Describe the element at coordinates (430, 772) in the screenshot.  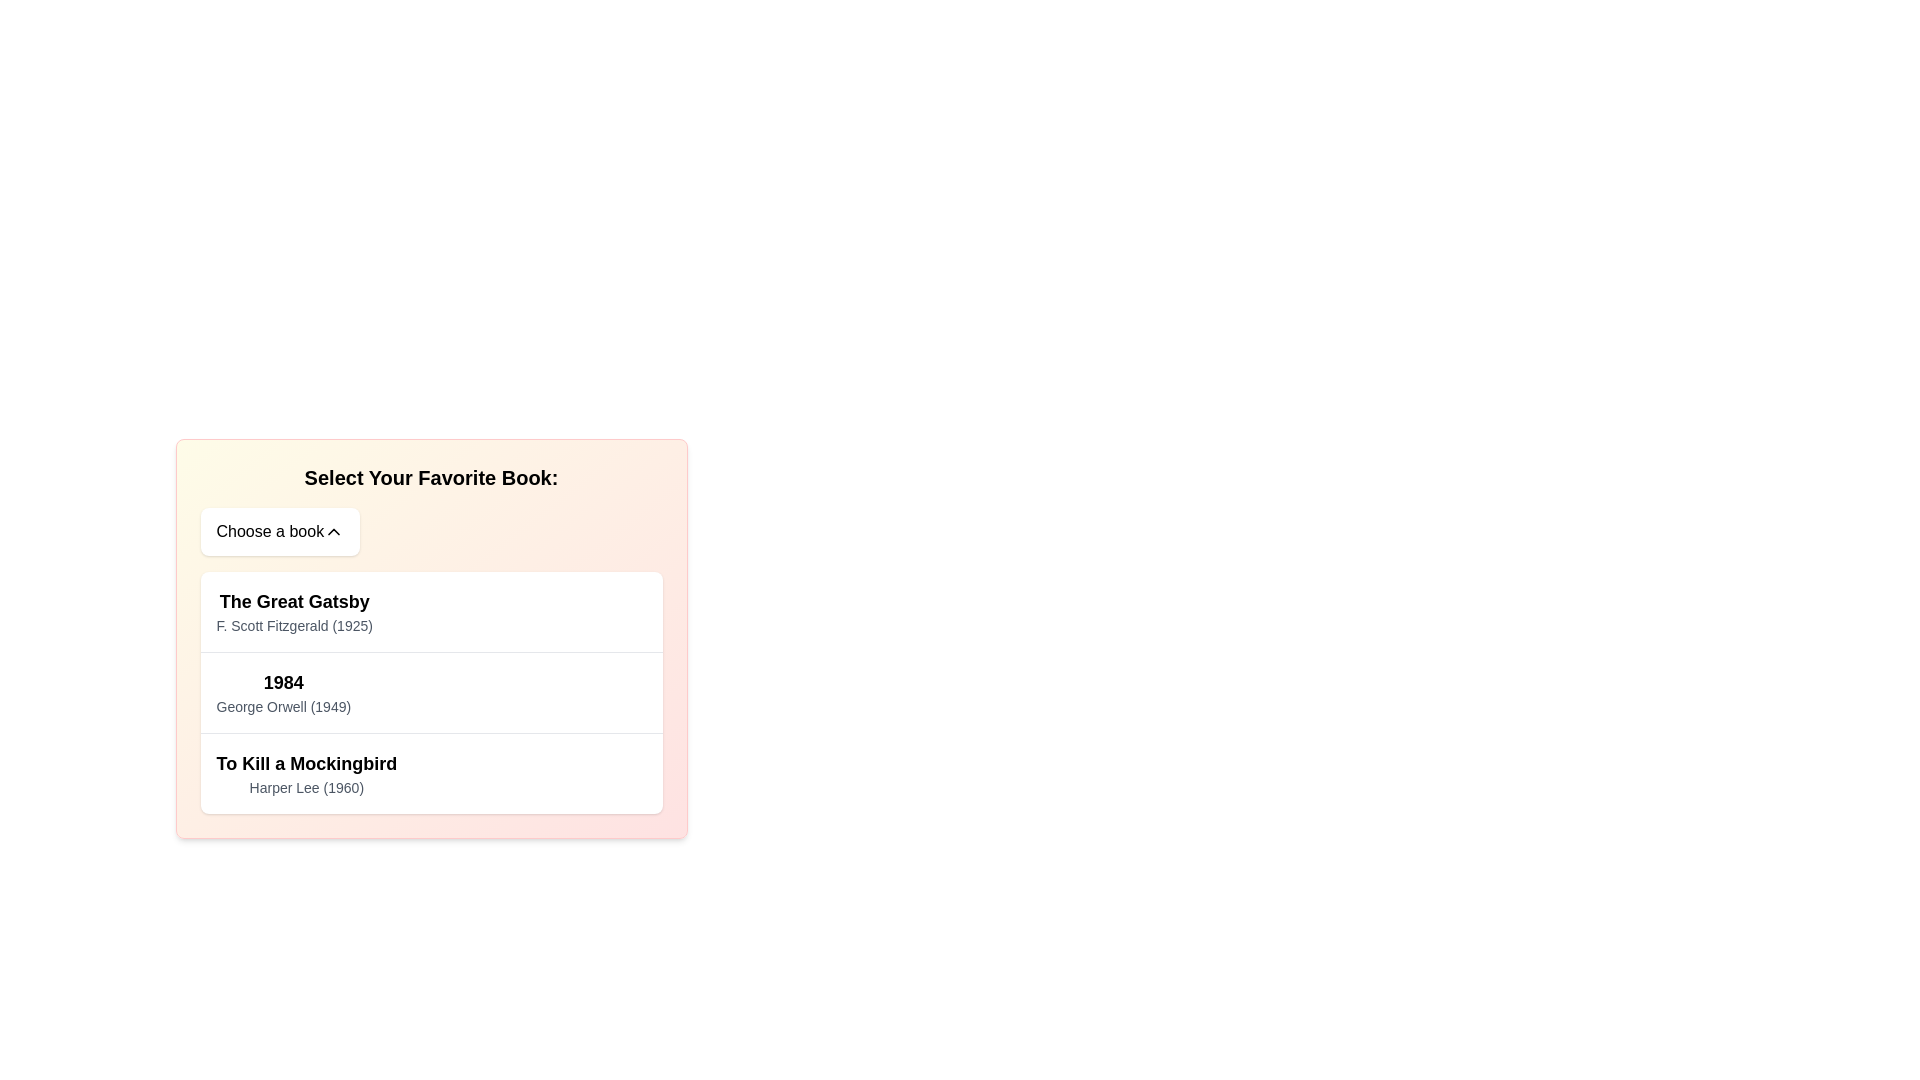
I see `the list item for the book 'To Kill a Mockingbird'` at that location.